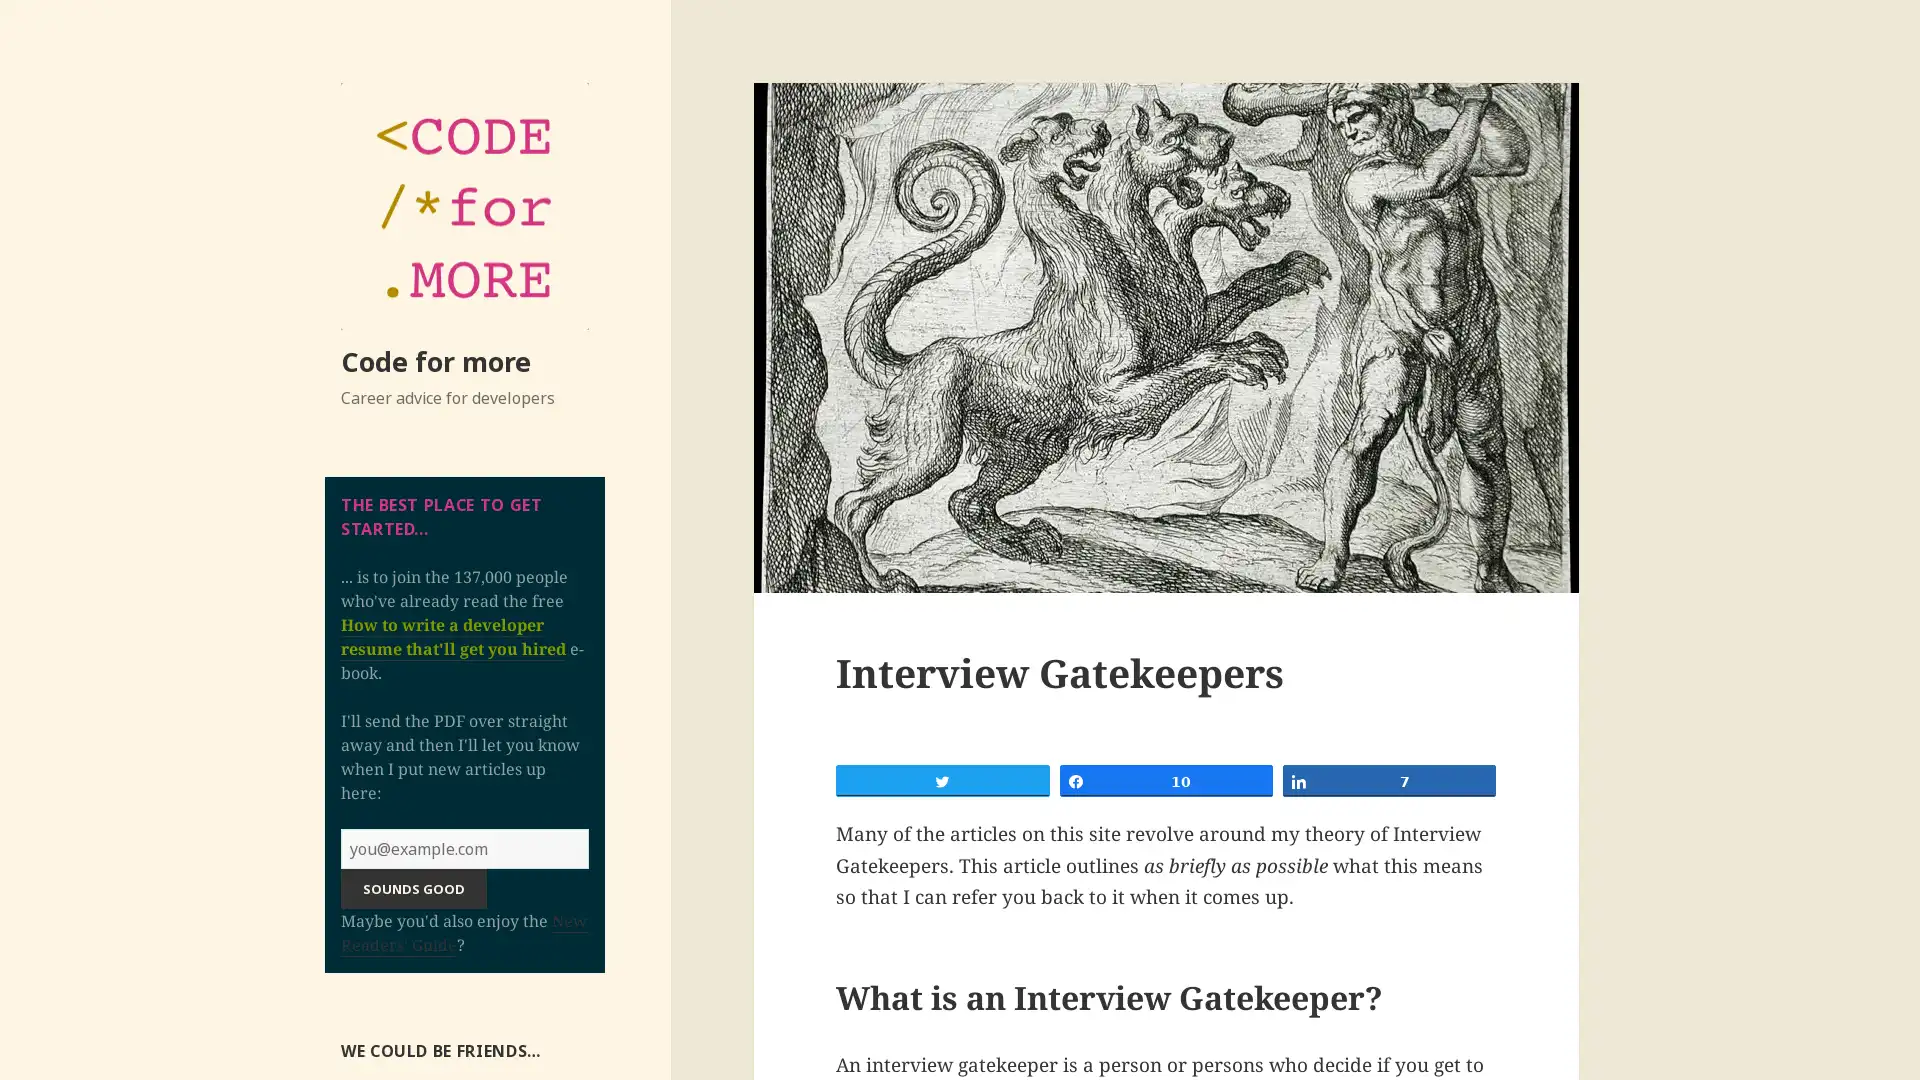 The image size is (1920, 1080). What do you see at coordinates (412, 886) in the screenshot?
I see `Sounds good` at bounding box center [412, 886].